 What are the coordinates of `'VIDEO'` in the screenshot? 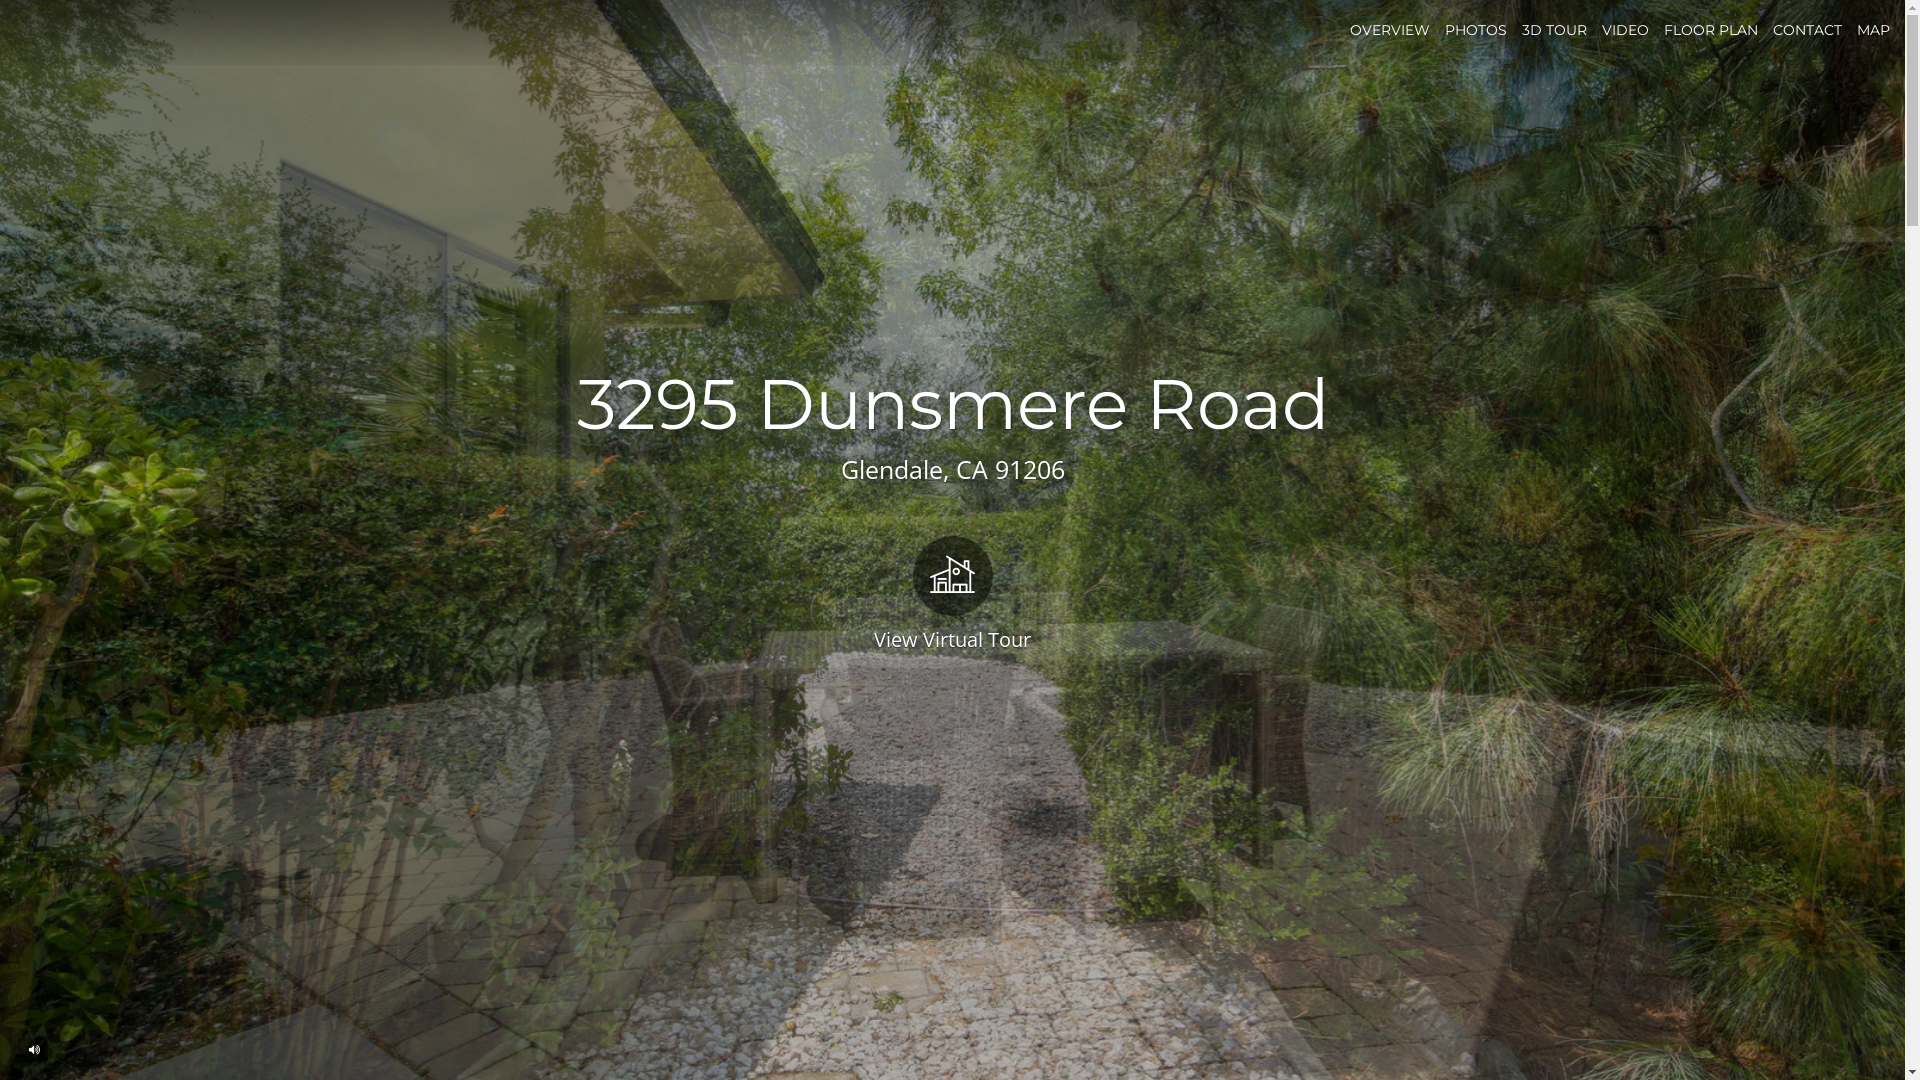 It's located at (1602, 30).